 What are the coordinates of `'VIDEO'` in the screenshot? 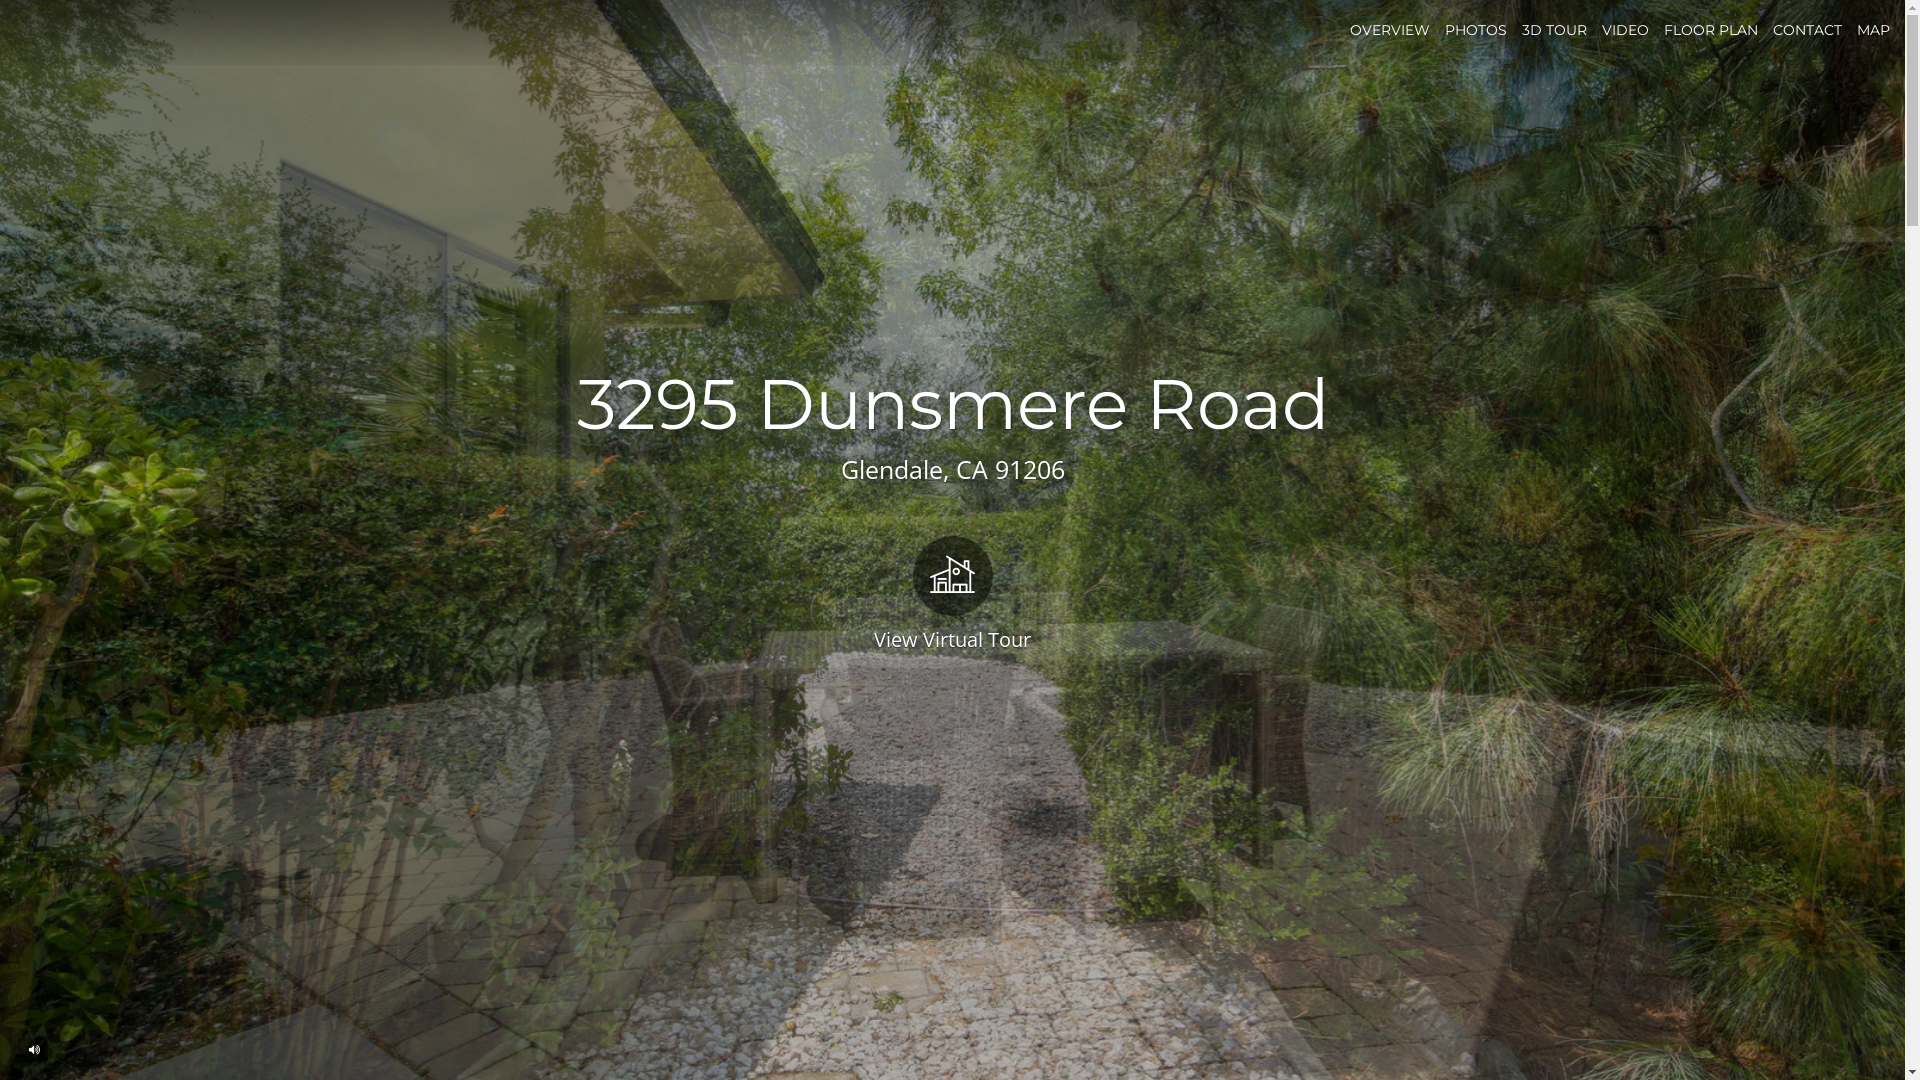 It's located at (1602, 30).